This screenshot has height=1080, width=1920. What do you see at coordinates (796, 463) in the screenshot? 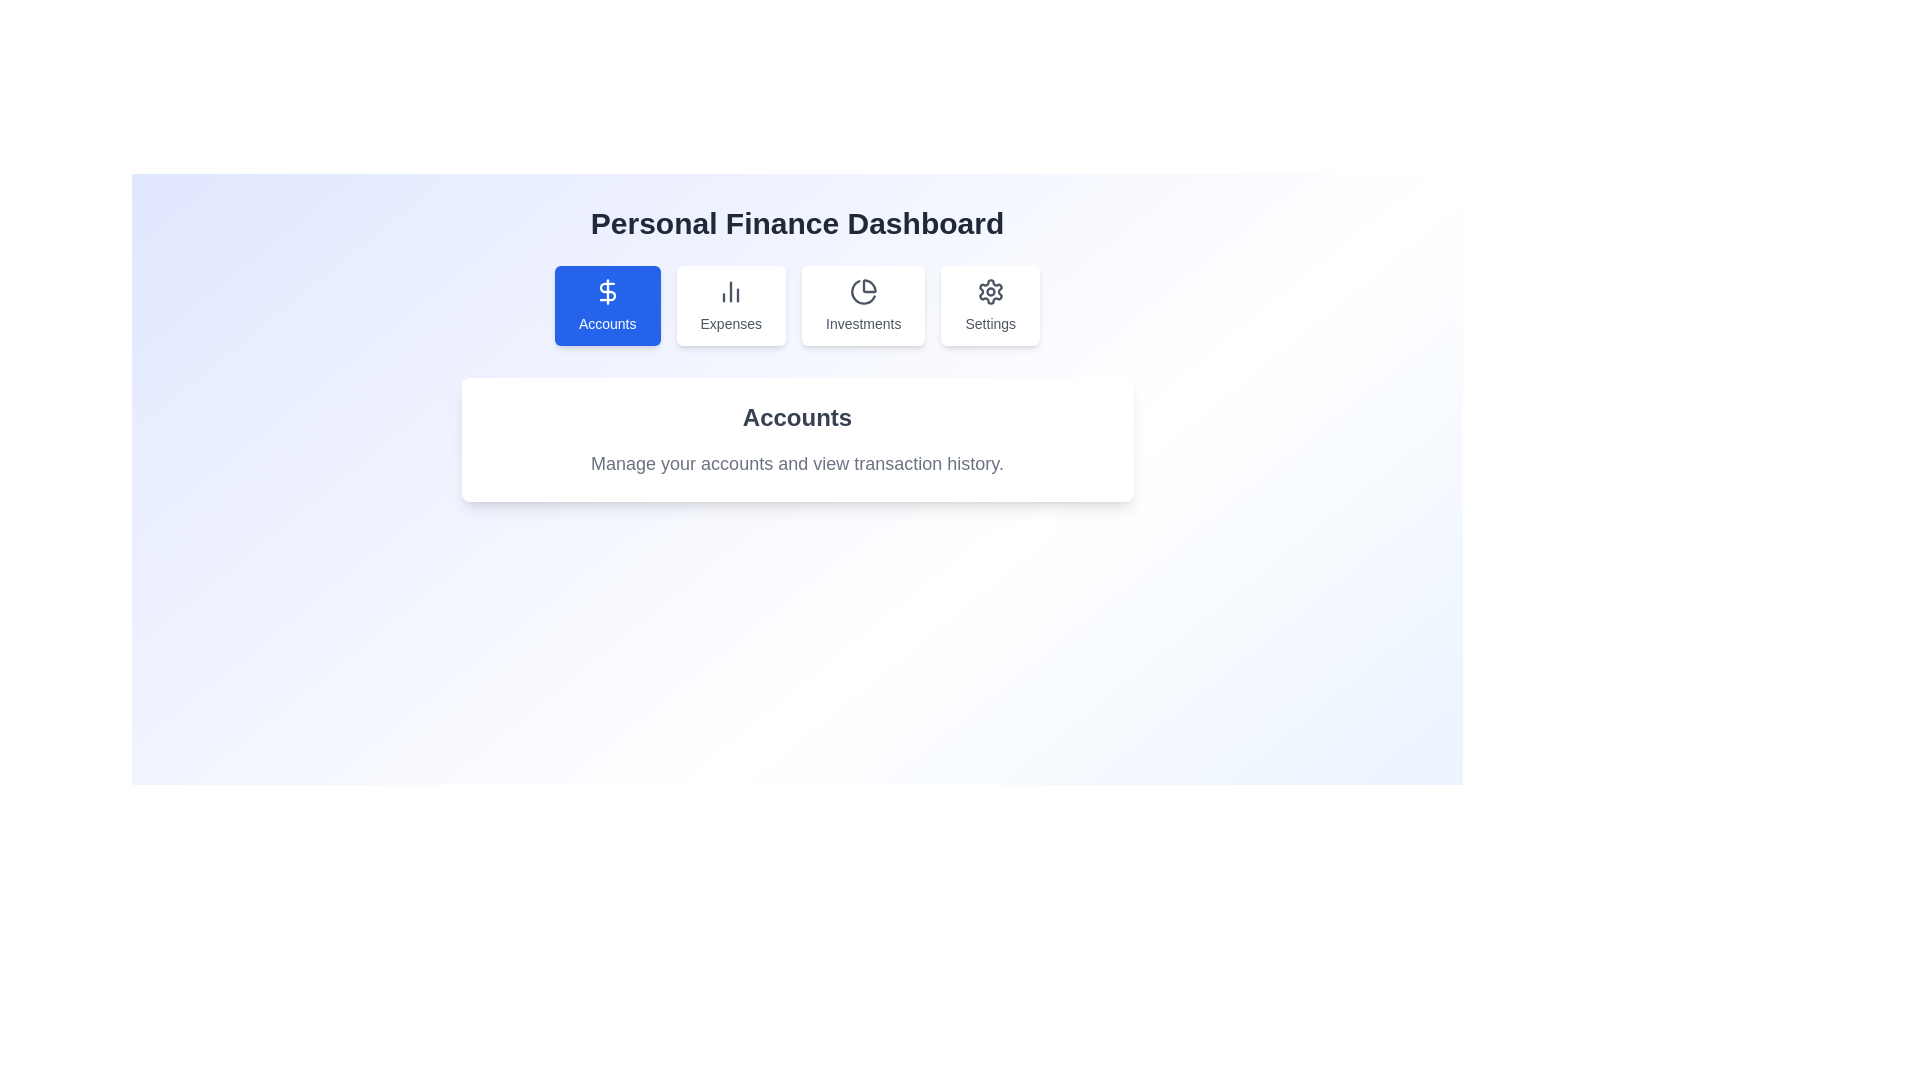
I see `static text label that says 'Manage your accounts and view transaction history.' which is located below the title 'Accounts' within a white card` at bounding box center [796, 463].